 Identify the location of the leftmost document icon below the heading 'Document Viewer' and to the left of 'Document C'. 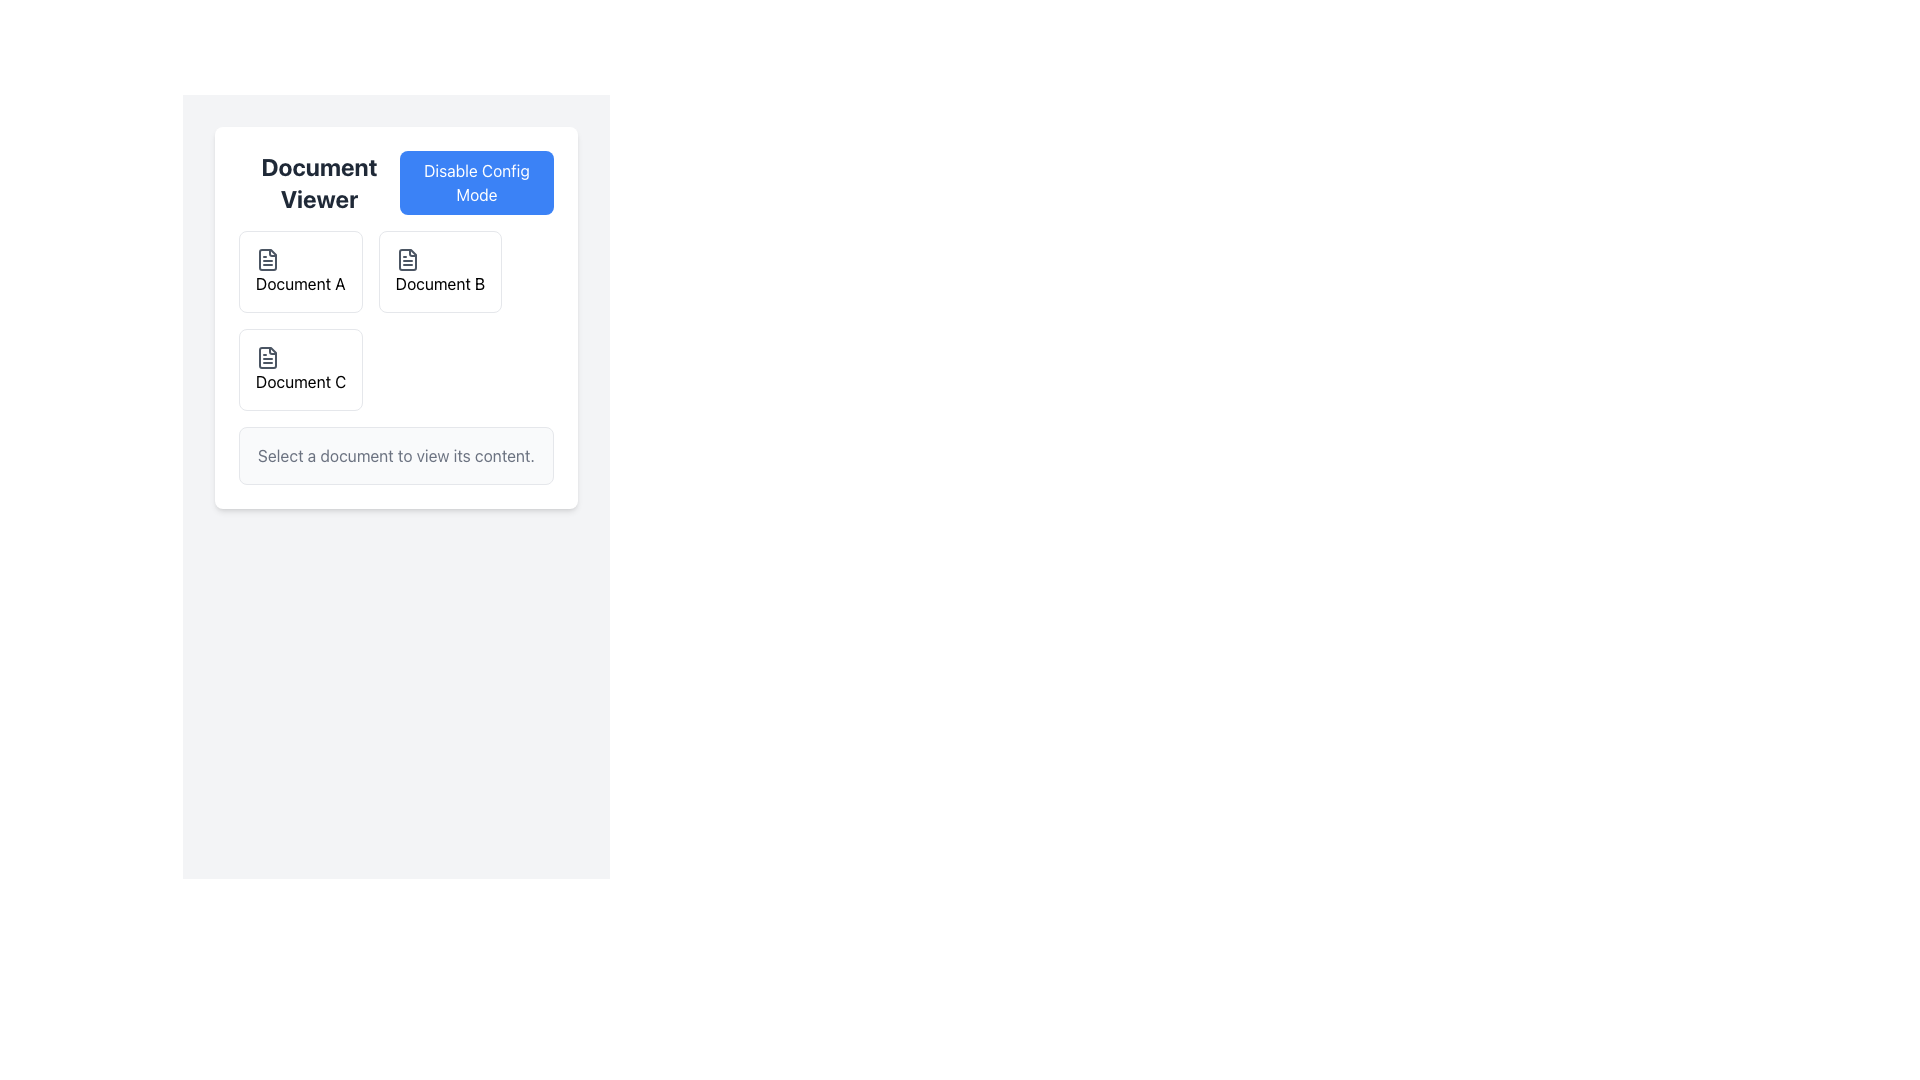
(267, 357).